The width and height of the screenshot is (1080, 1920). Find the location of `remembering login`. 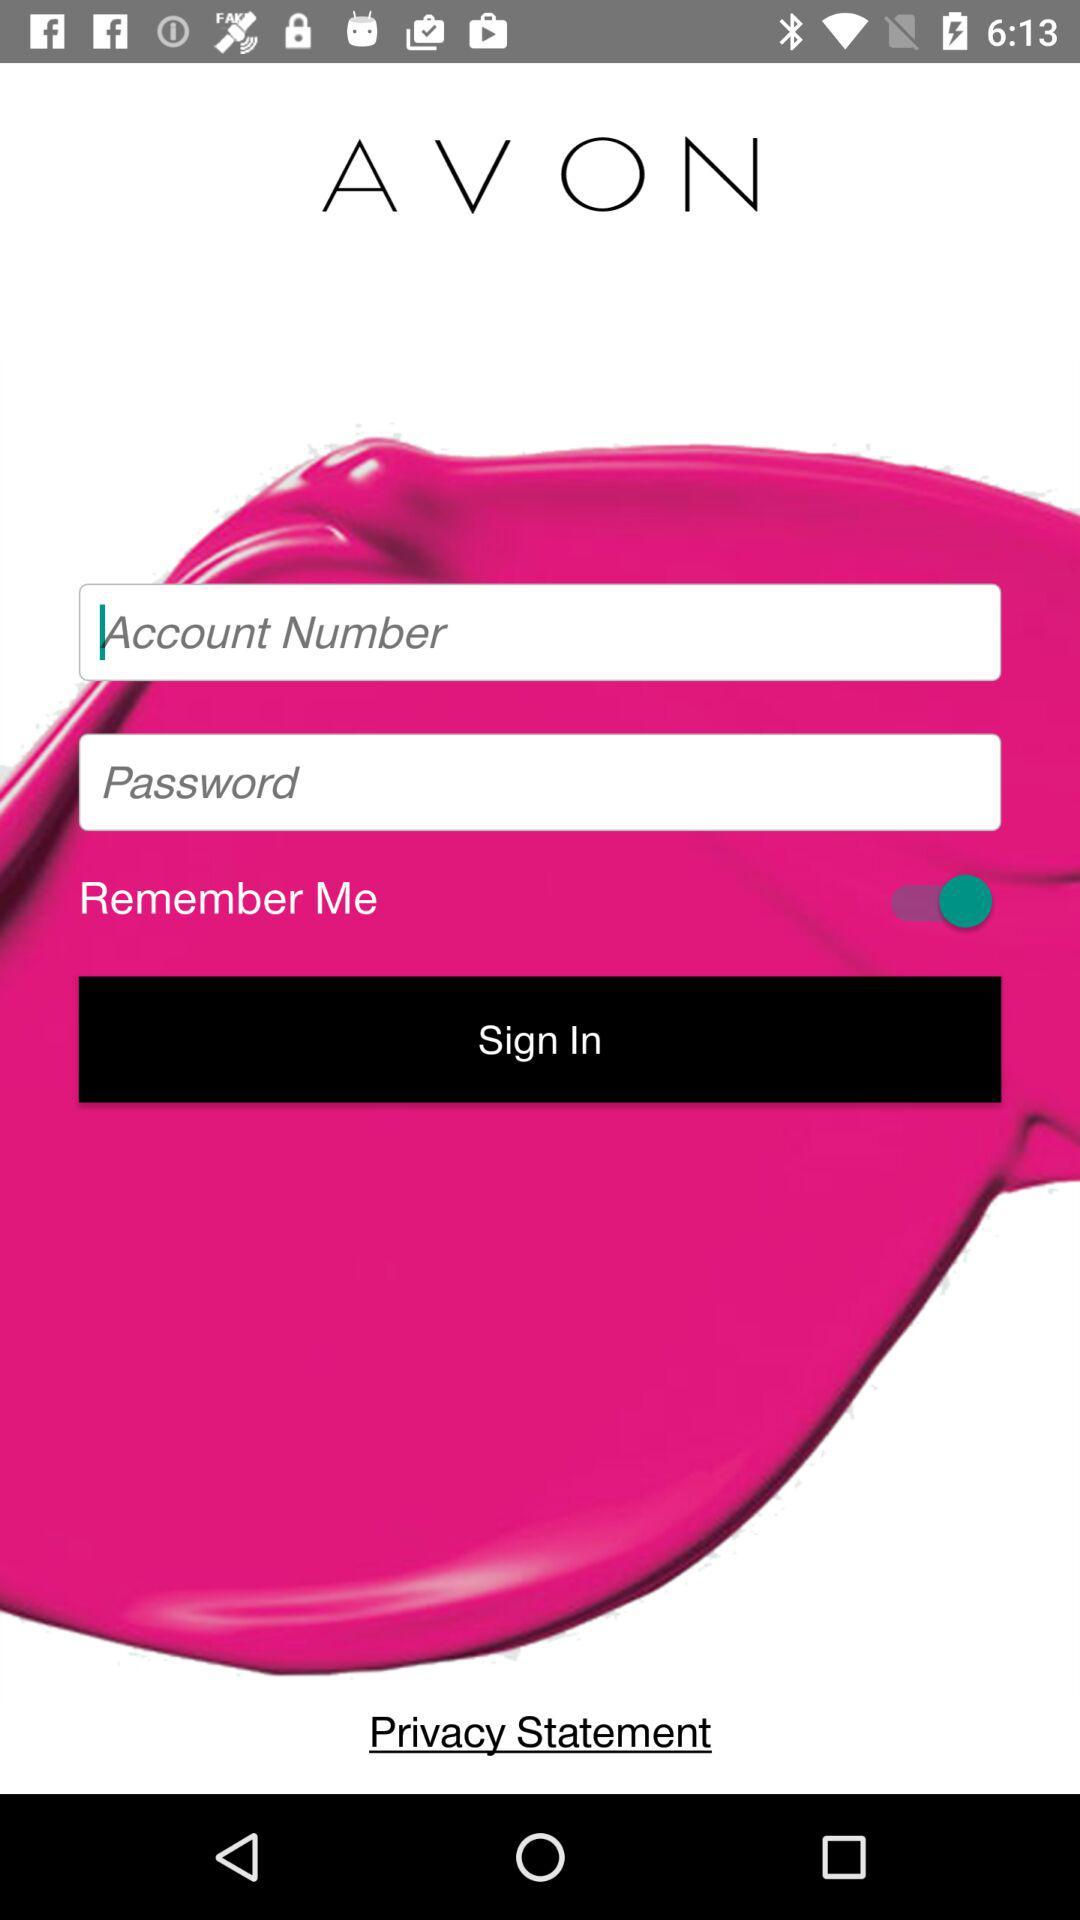

remembering login is located at coordinates (938, 900).